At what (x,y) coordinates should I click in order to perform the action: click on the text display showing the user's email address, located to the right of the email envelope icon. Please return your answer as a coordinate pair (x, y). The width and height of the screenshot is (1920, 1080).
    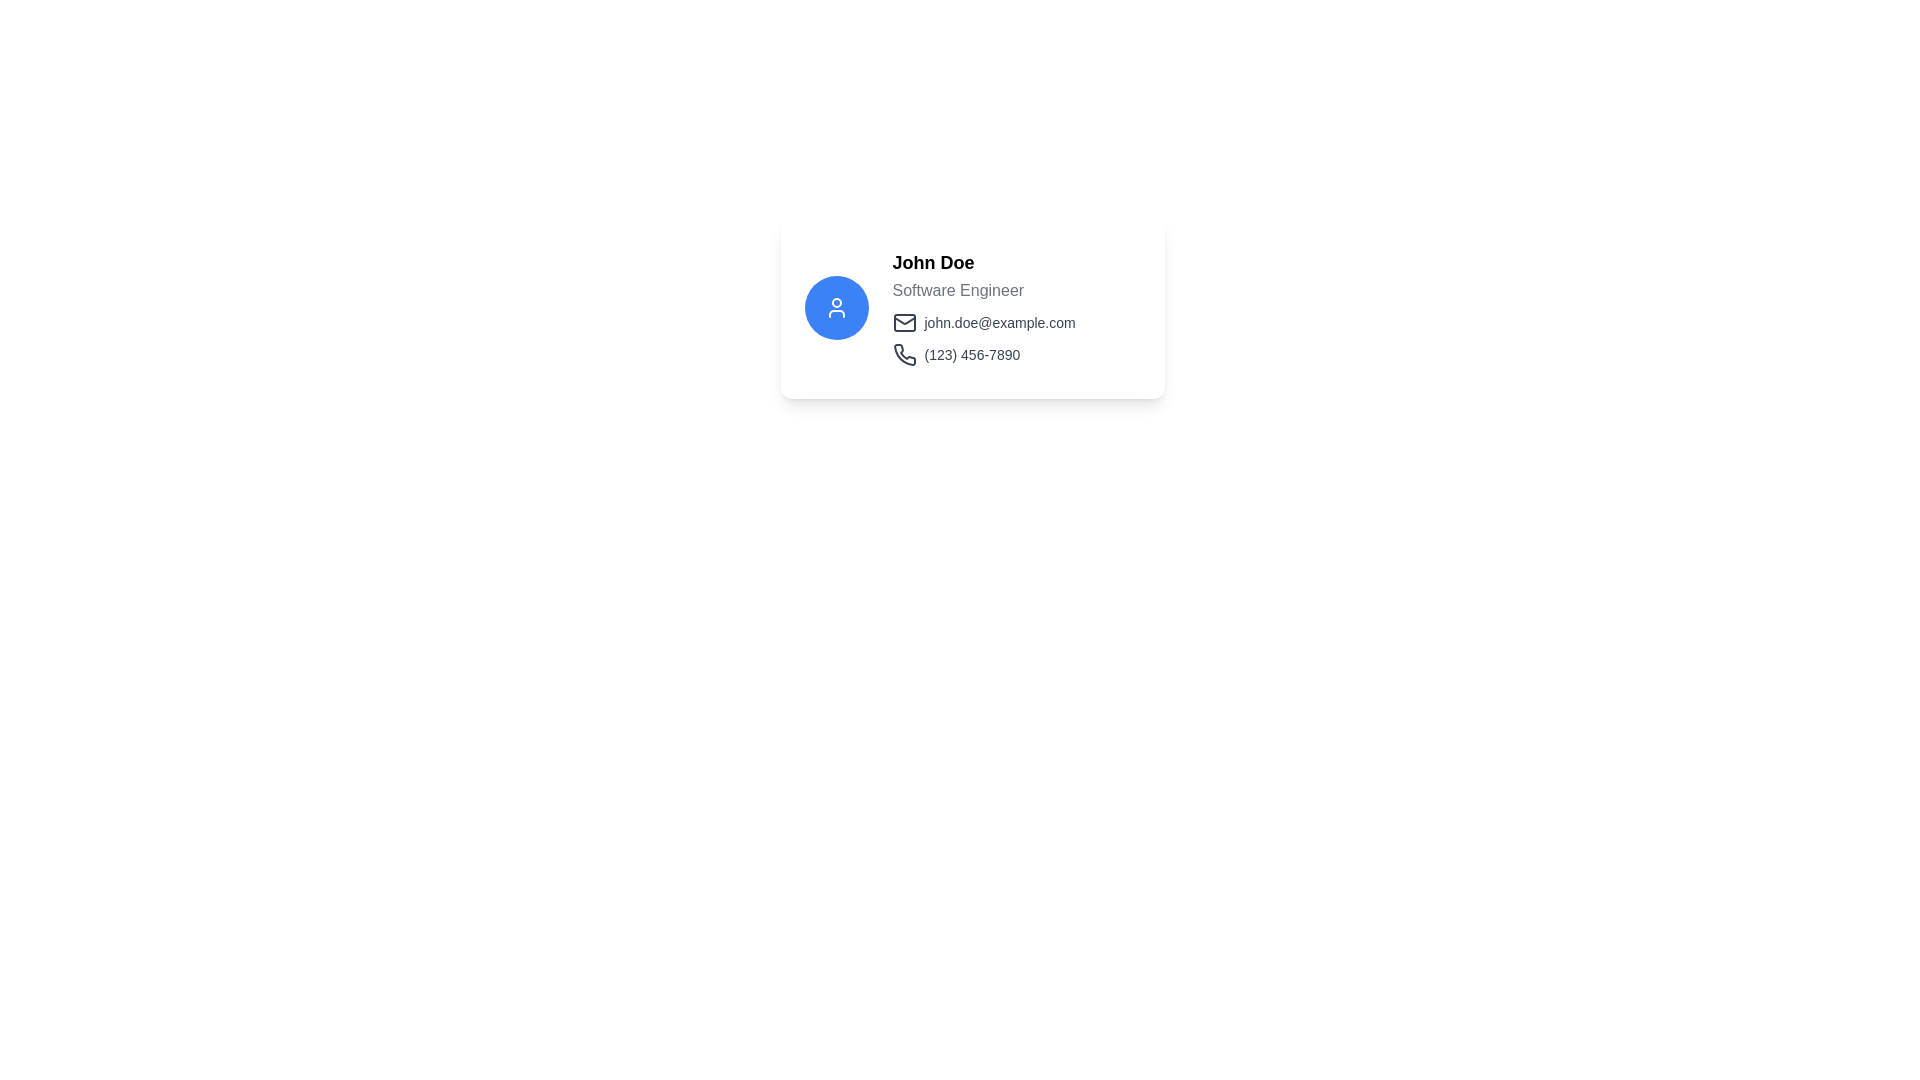
    Looking at the image, I should click on (999, 322).